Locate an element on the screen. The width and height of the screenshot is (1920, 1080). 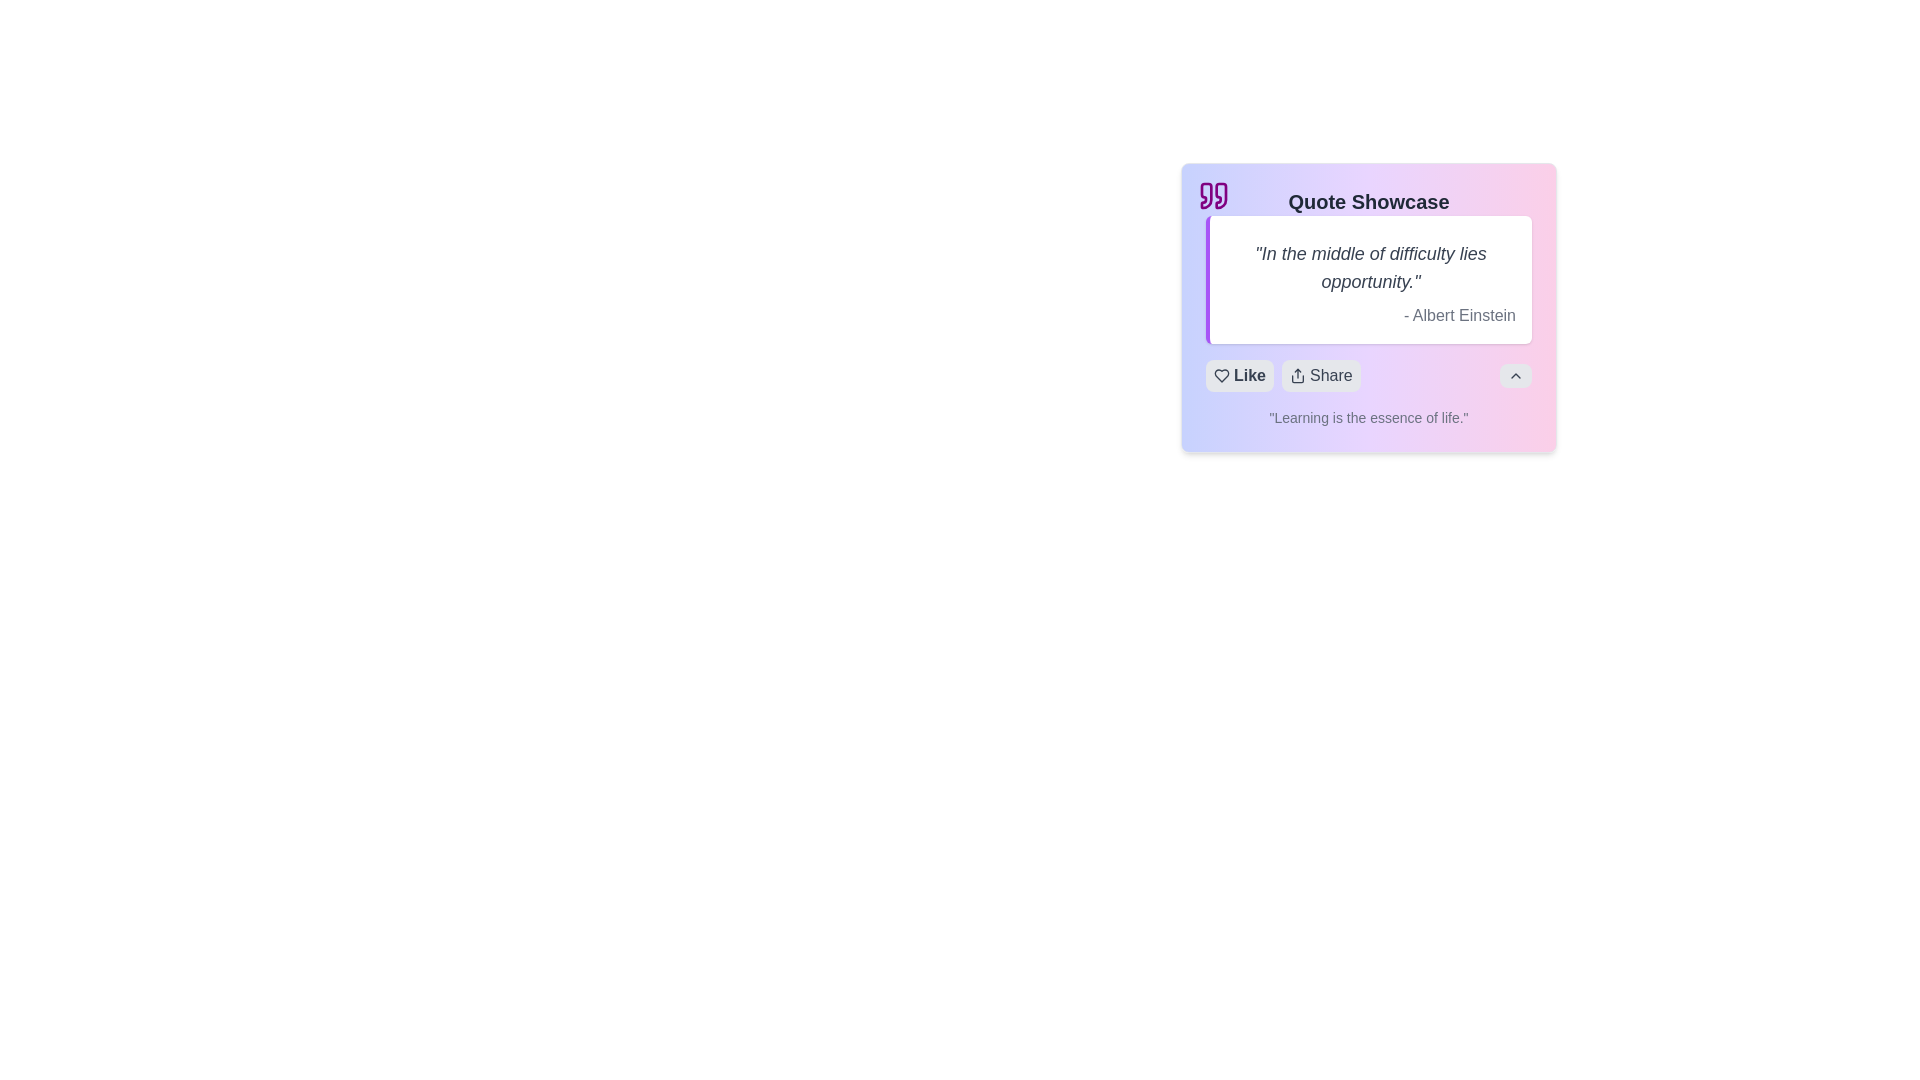
the 'Share' button which is styled with rounded borders, light gray background, and dark gray text, located to the right of the 'Like' button for keyboard interaction is located at coordinates (1321, 375).